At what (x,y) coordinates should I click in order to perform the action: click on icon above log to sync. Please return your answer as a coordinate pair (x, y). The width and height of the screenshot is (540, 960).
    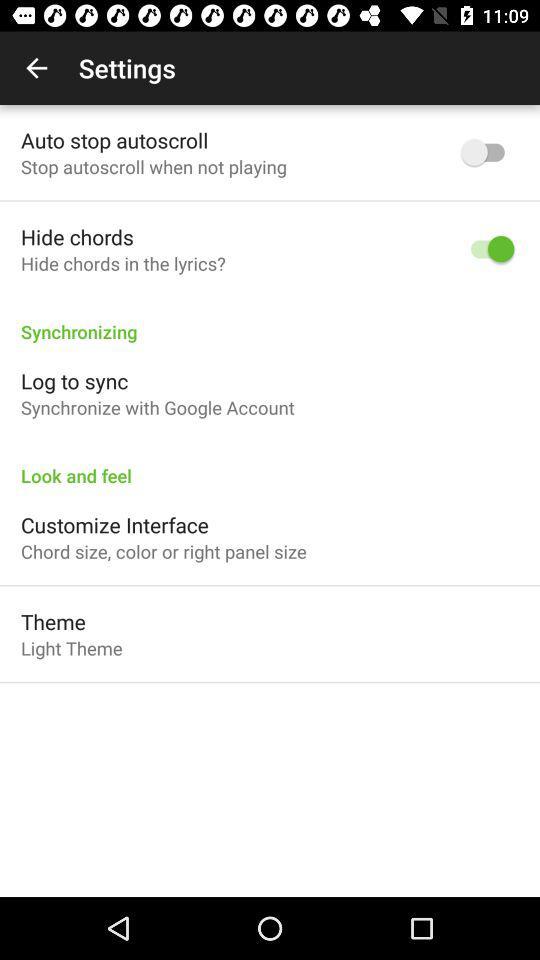
    Looking at the image, I should click on (270, 321).